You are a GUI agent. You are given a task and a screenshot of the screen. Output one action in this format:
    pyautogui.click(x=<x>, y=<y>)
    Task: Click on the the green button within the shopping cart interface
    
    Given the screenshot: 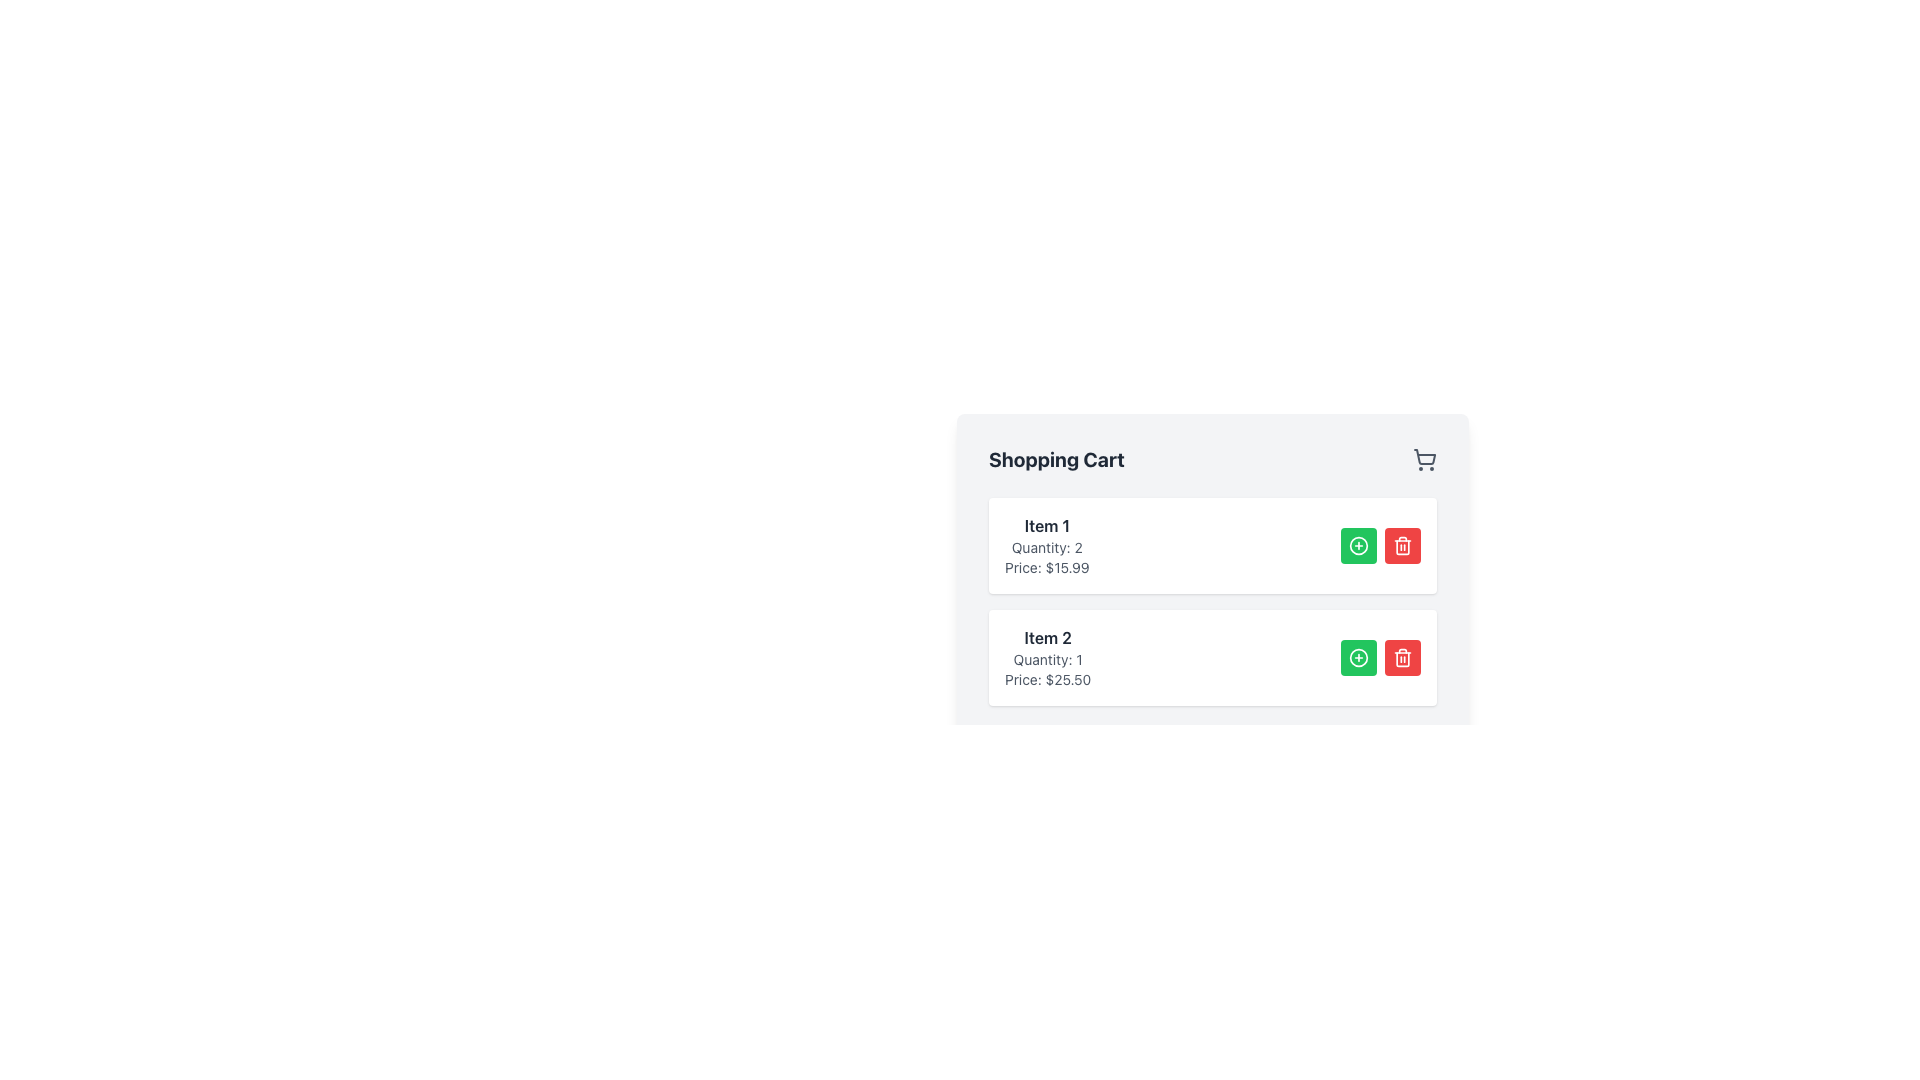 What is the action you would take?
    pyautogui.click(x=1380, y=546)
    